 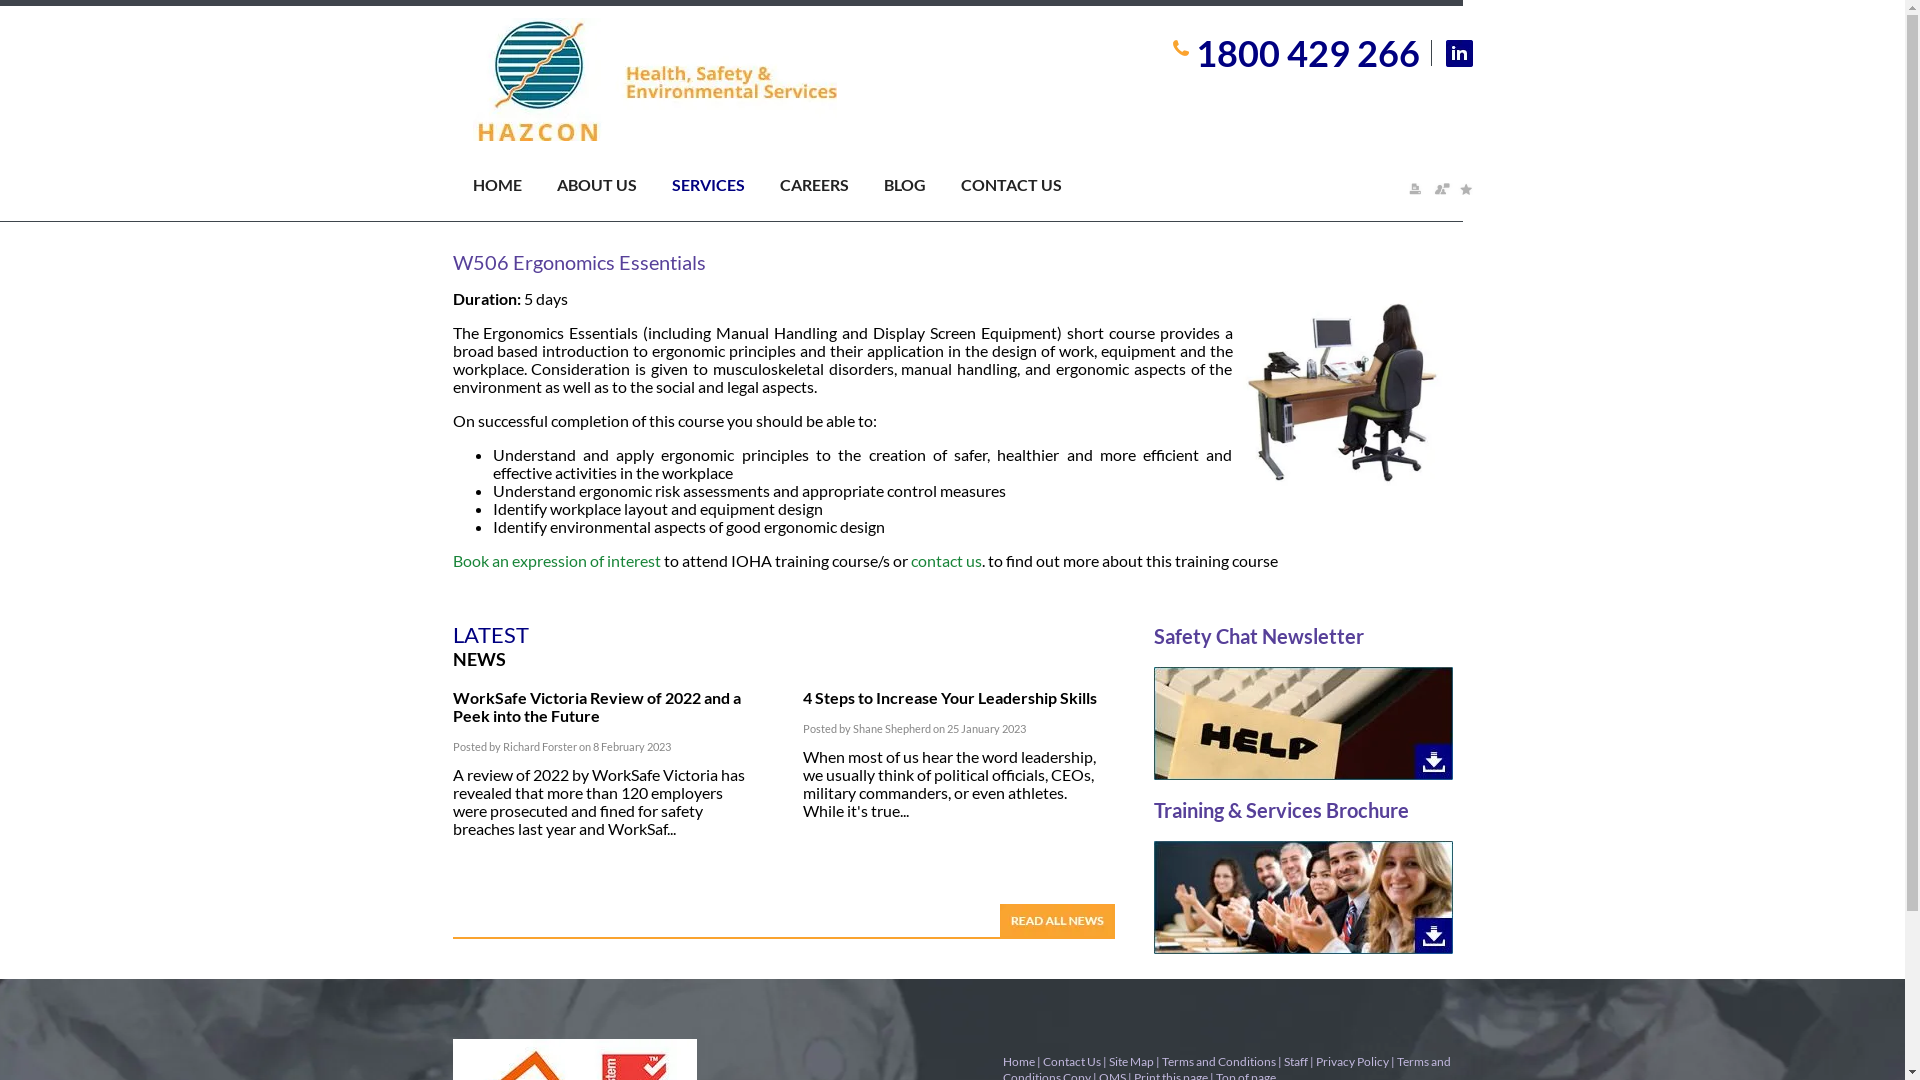 What do you see at coordinates (1027, 189) in the screenshot?
I see `'CONTACT US'` at bounding box center [1027, 189].